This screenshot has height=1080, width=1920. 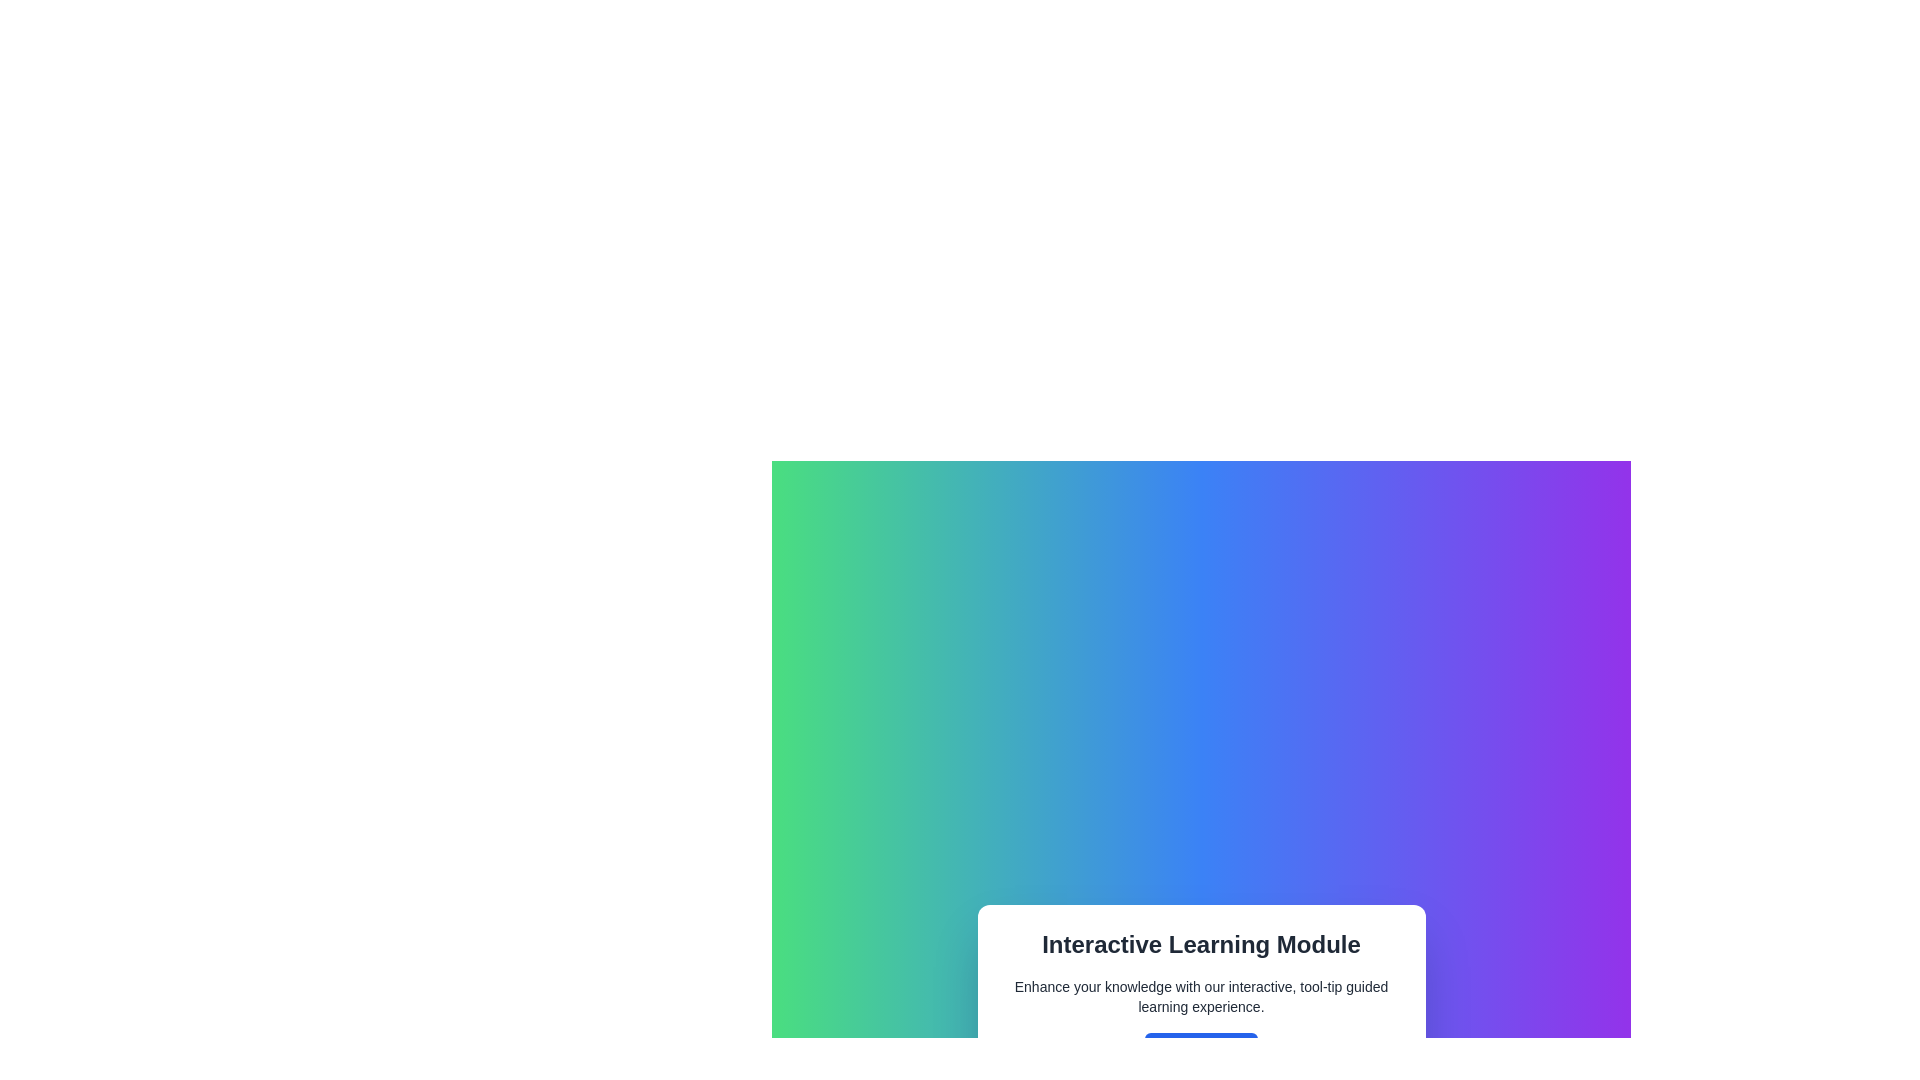 I want to click on the first button located below the title 'Interactive Learning Module', so click(x=1200, y=1052).